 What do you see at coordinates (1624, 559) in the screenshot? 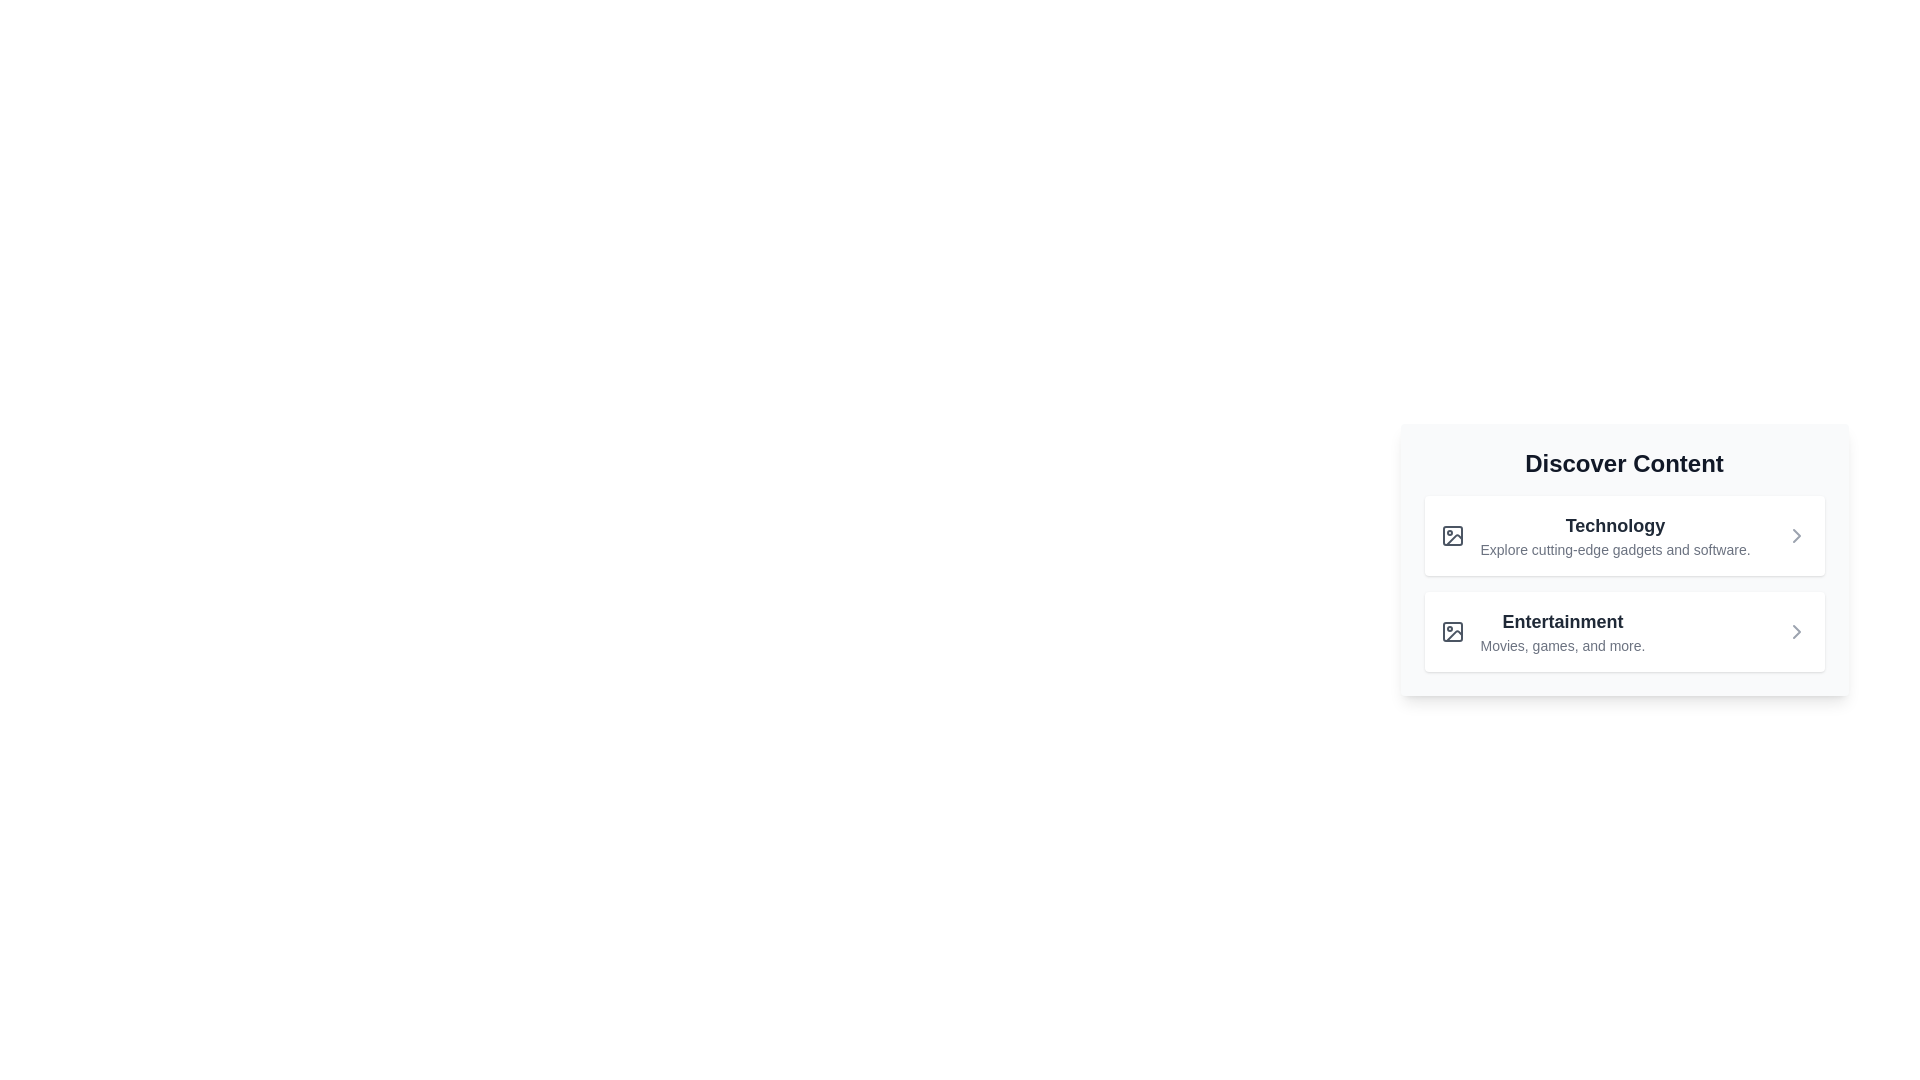
I see `specific entries within the Content card that organizes and presents clickable informational entries for users` at bounding box center [1624, 559].